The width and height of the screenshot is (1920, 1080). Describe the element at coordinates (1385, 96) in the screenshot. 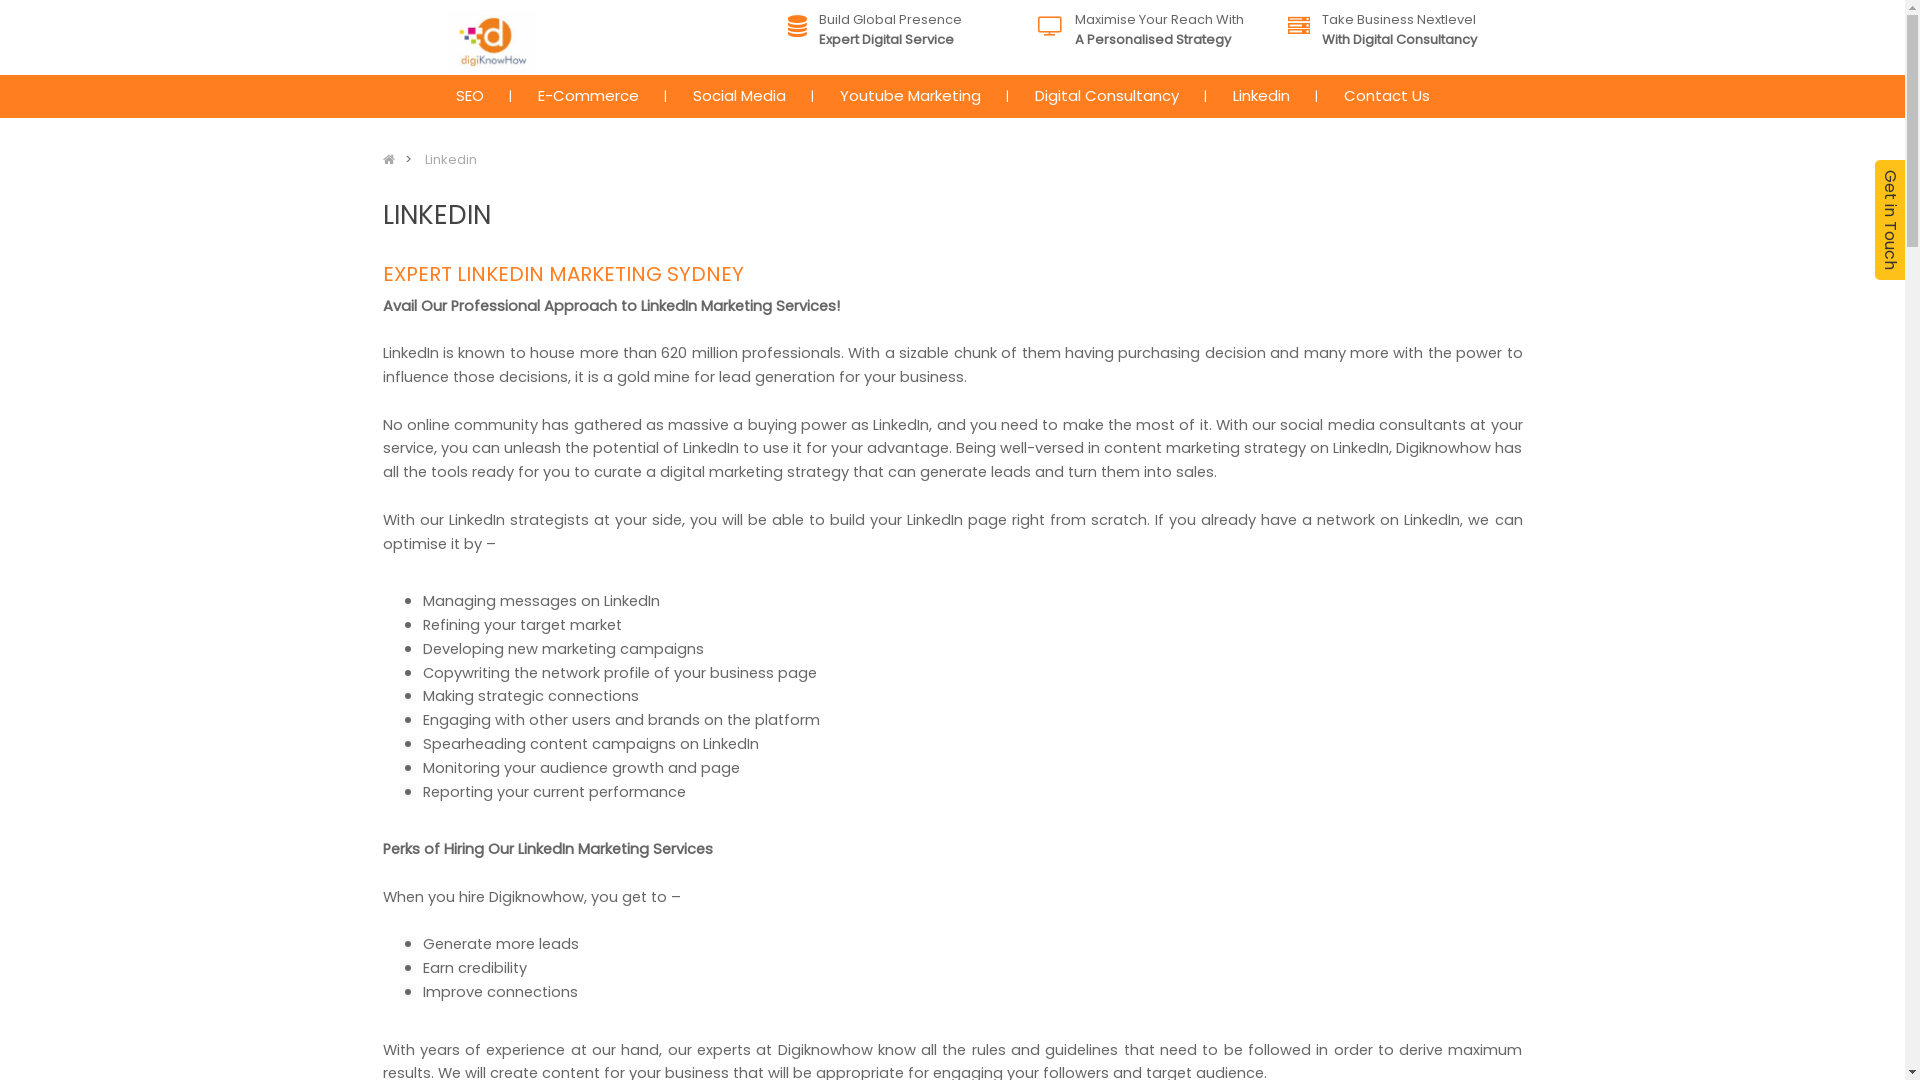

I see `'Contact Us'` at that location.